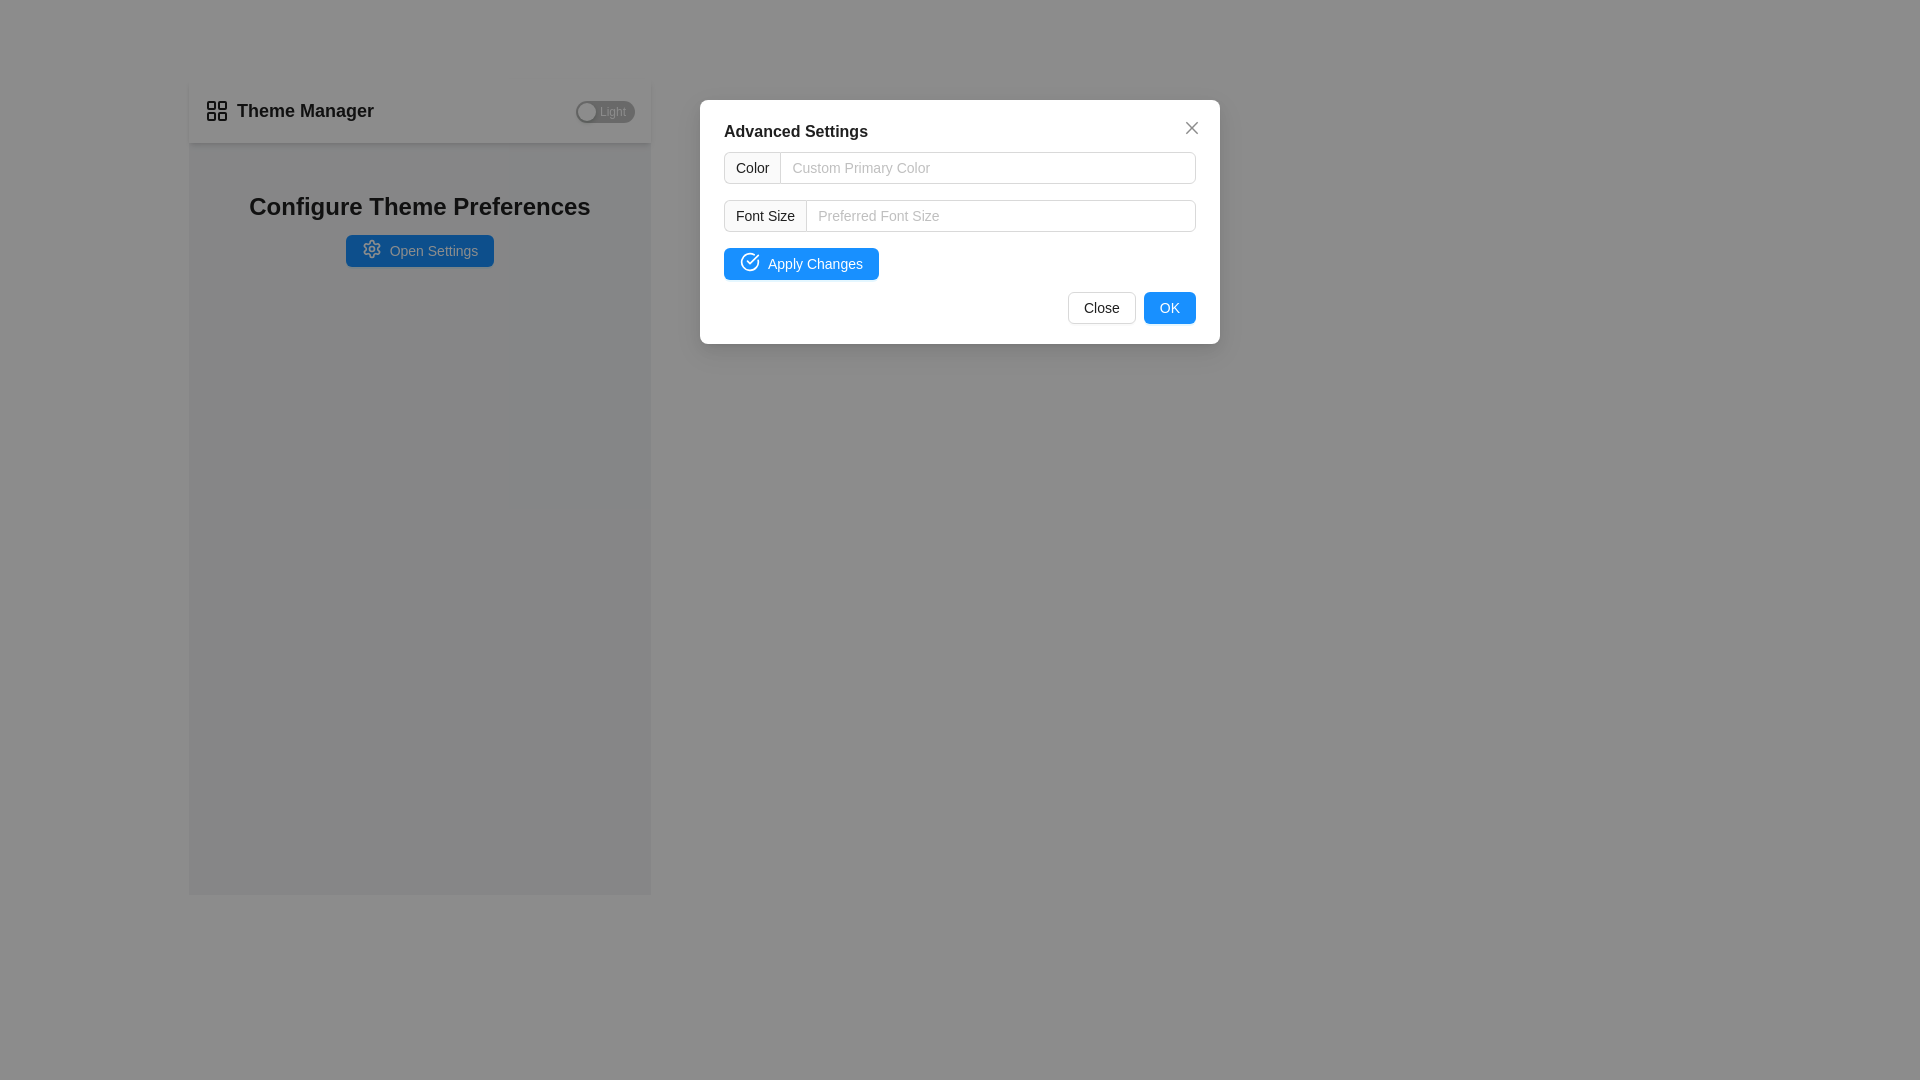 The image size is (1920, 1080). What do you see at coordinates (560, 112) in the screenshot?
I see `the current theme state by checking the 'Dark' textual label within the toggle switch located at the top-right corner of the application interface` at bounding box center [560, 112].